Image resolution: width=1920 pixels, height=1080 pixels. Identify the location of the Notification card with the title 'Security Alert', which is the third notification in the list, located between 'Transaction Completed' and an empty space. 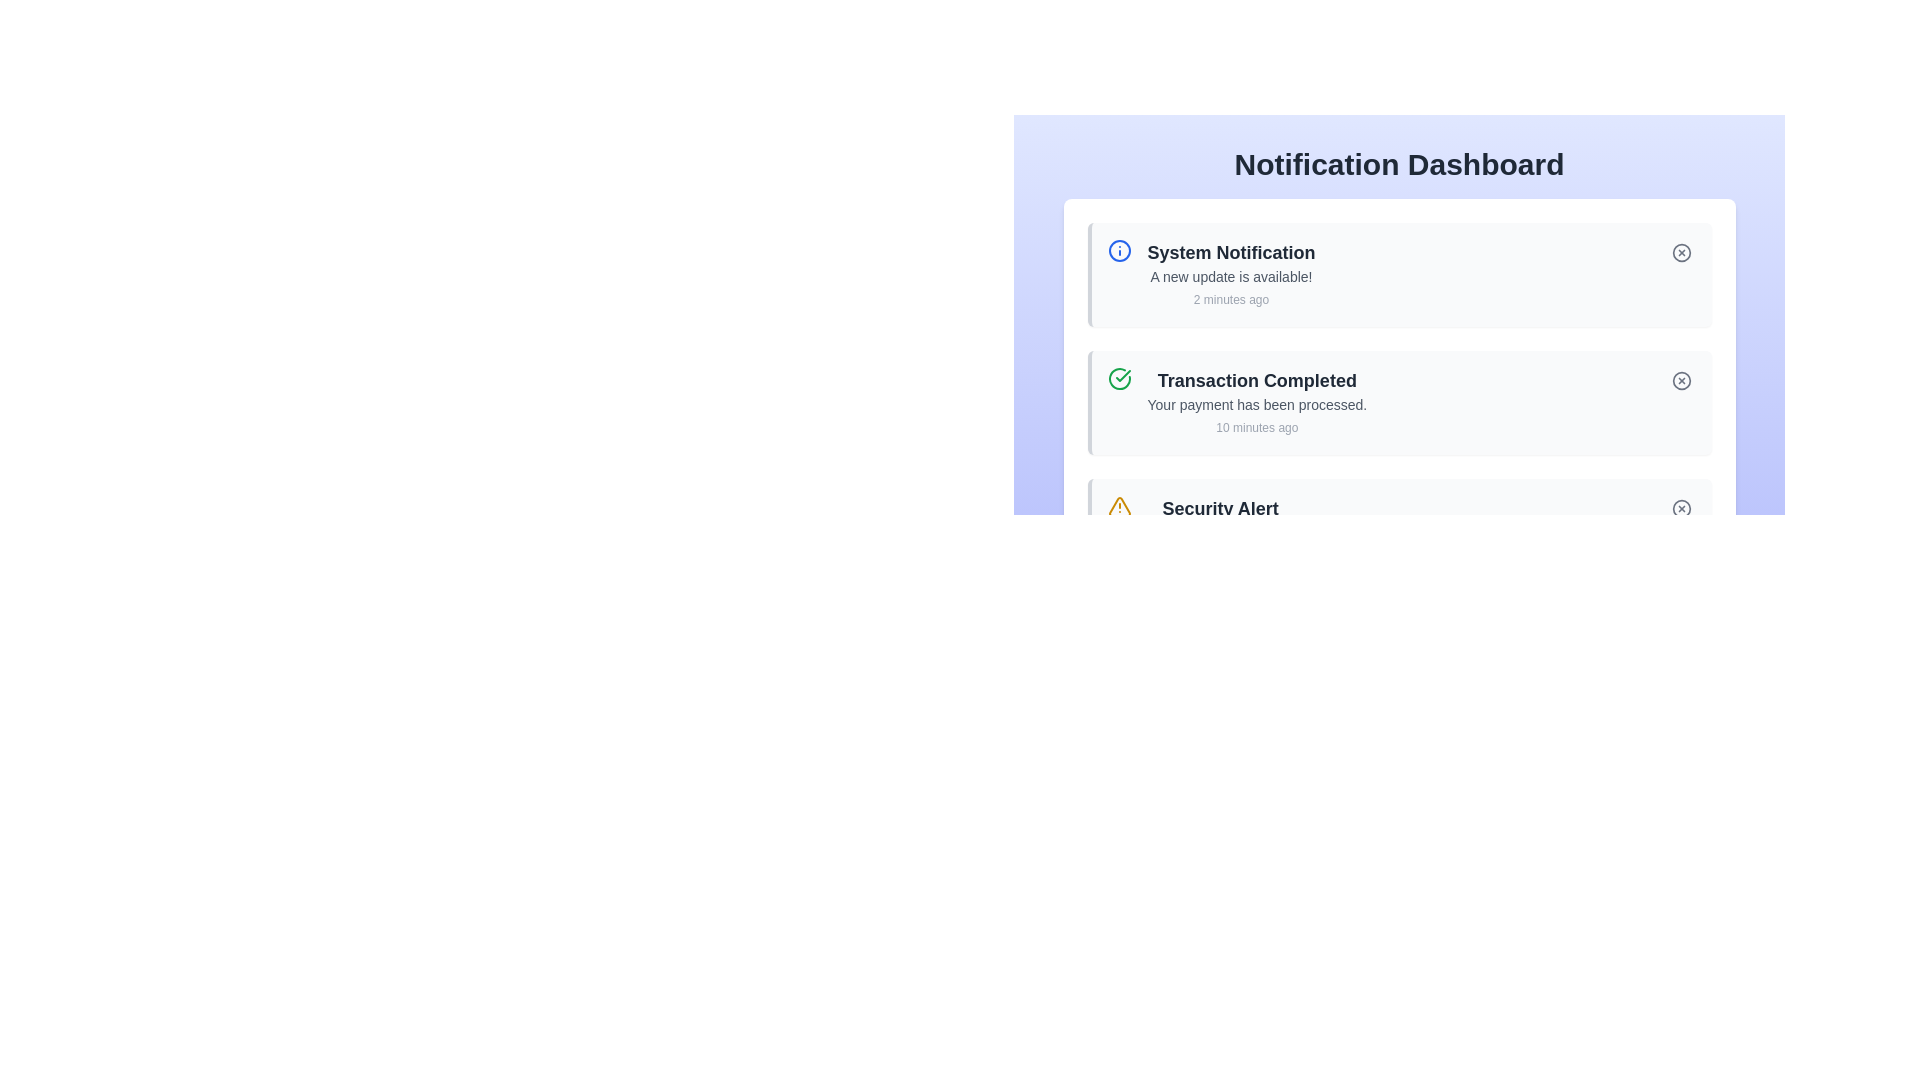
(1398, 530).